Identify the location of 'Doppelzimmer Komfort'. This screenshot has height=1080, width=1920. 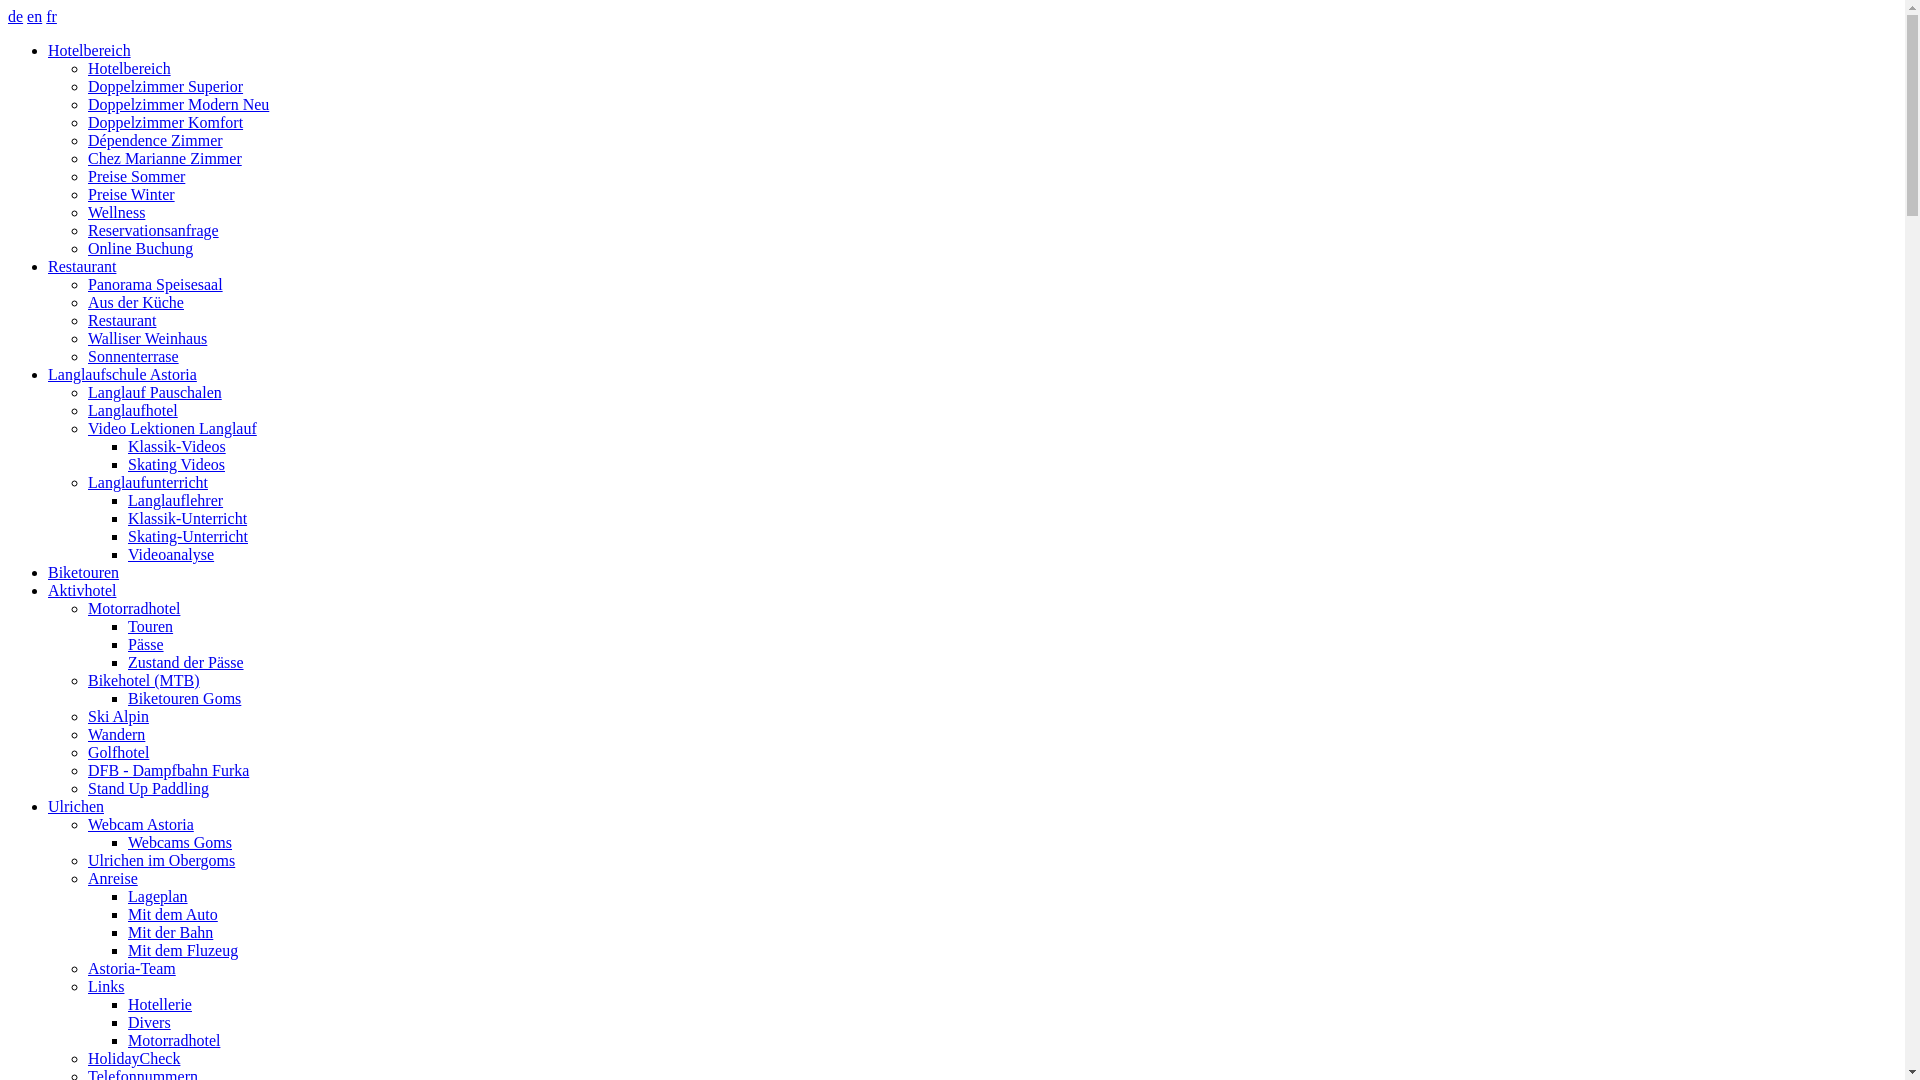
(165, 122).